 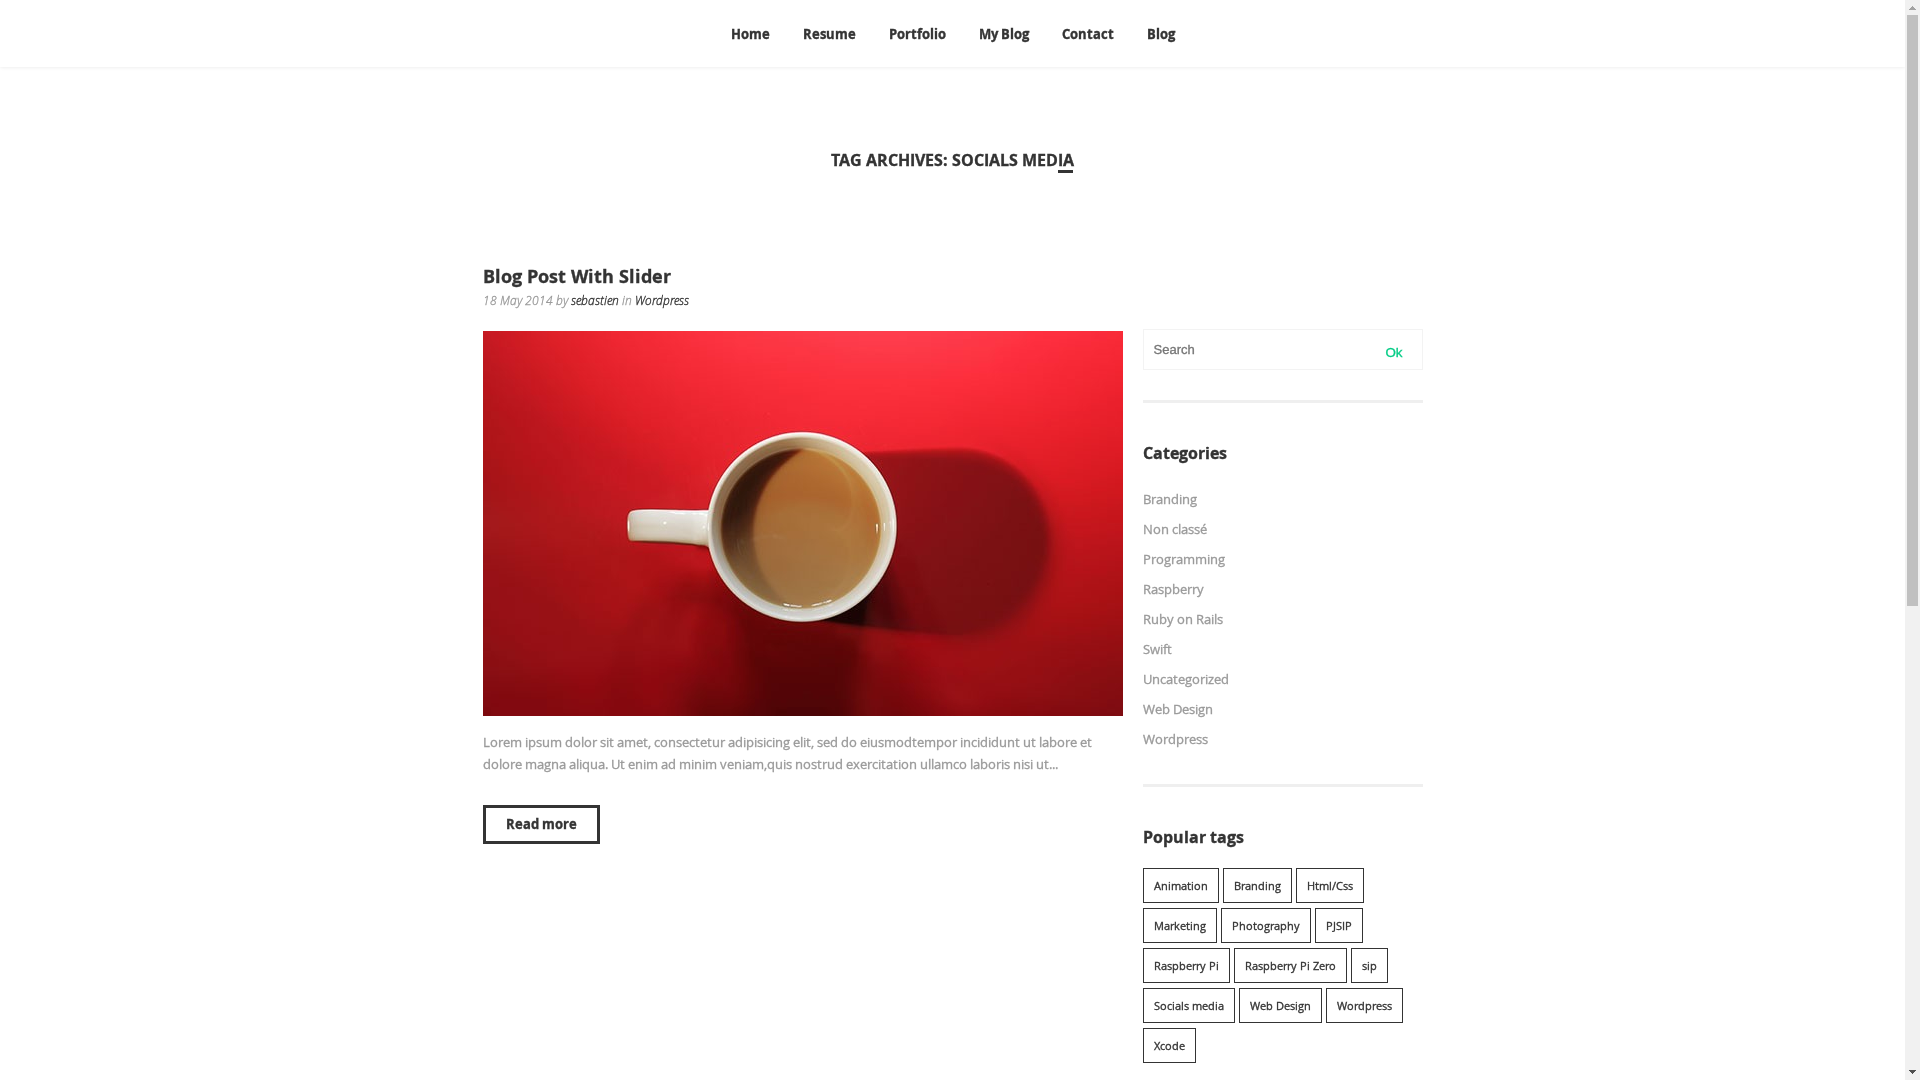 I want to click on 'sip', so click(x=1367, y=964).